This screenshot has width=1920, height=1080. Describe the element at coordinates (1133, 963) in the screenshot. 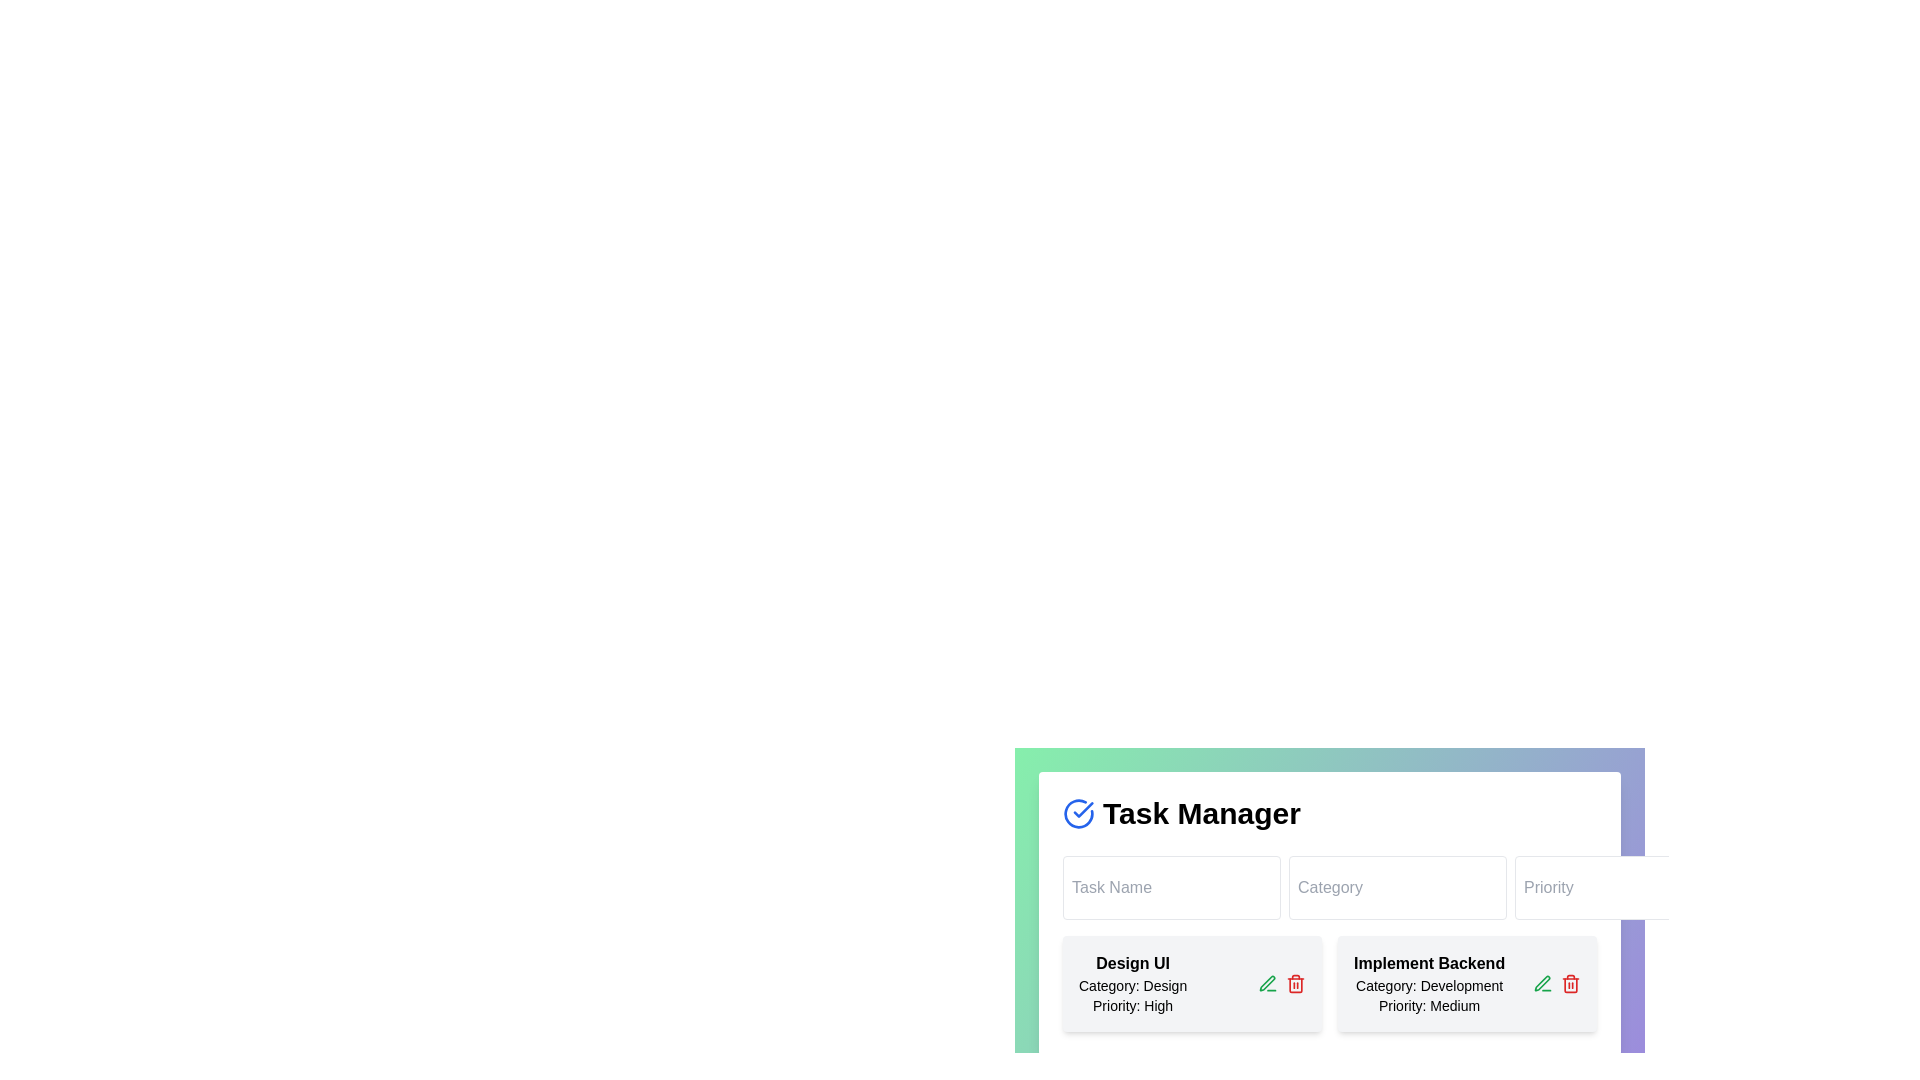

I see `the static text label 'Design UI' located at the top-left corner of the task card in the Task Manager interface` at that location.